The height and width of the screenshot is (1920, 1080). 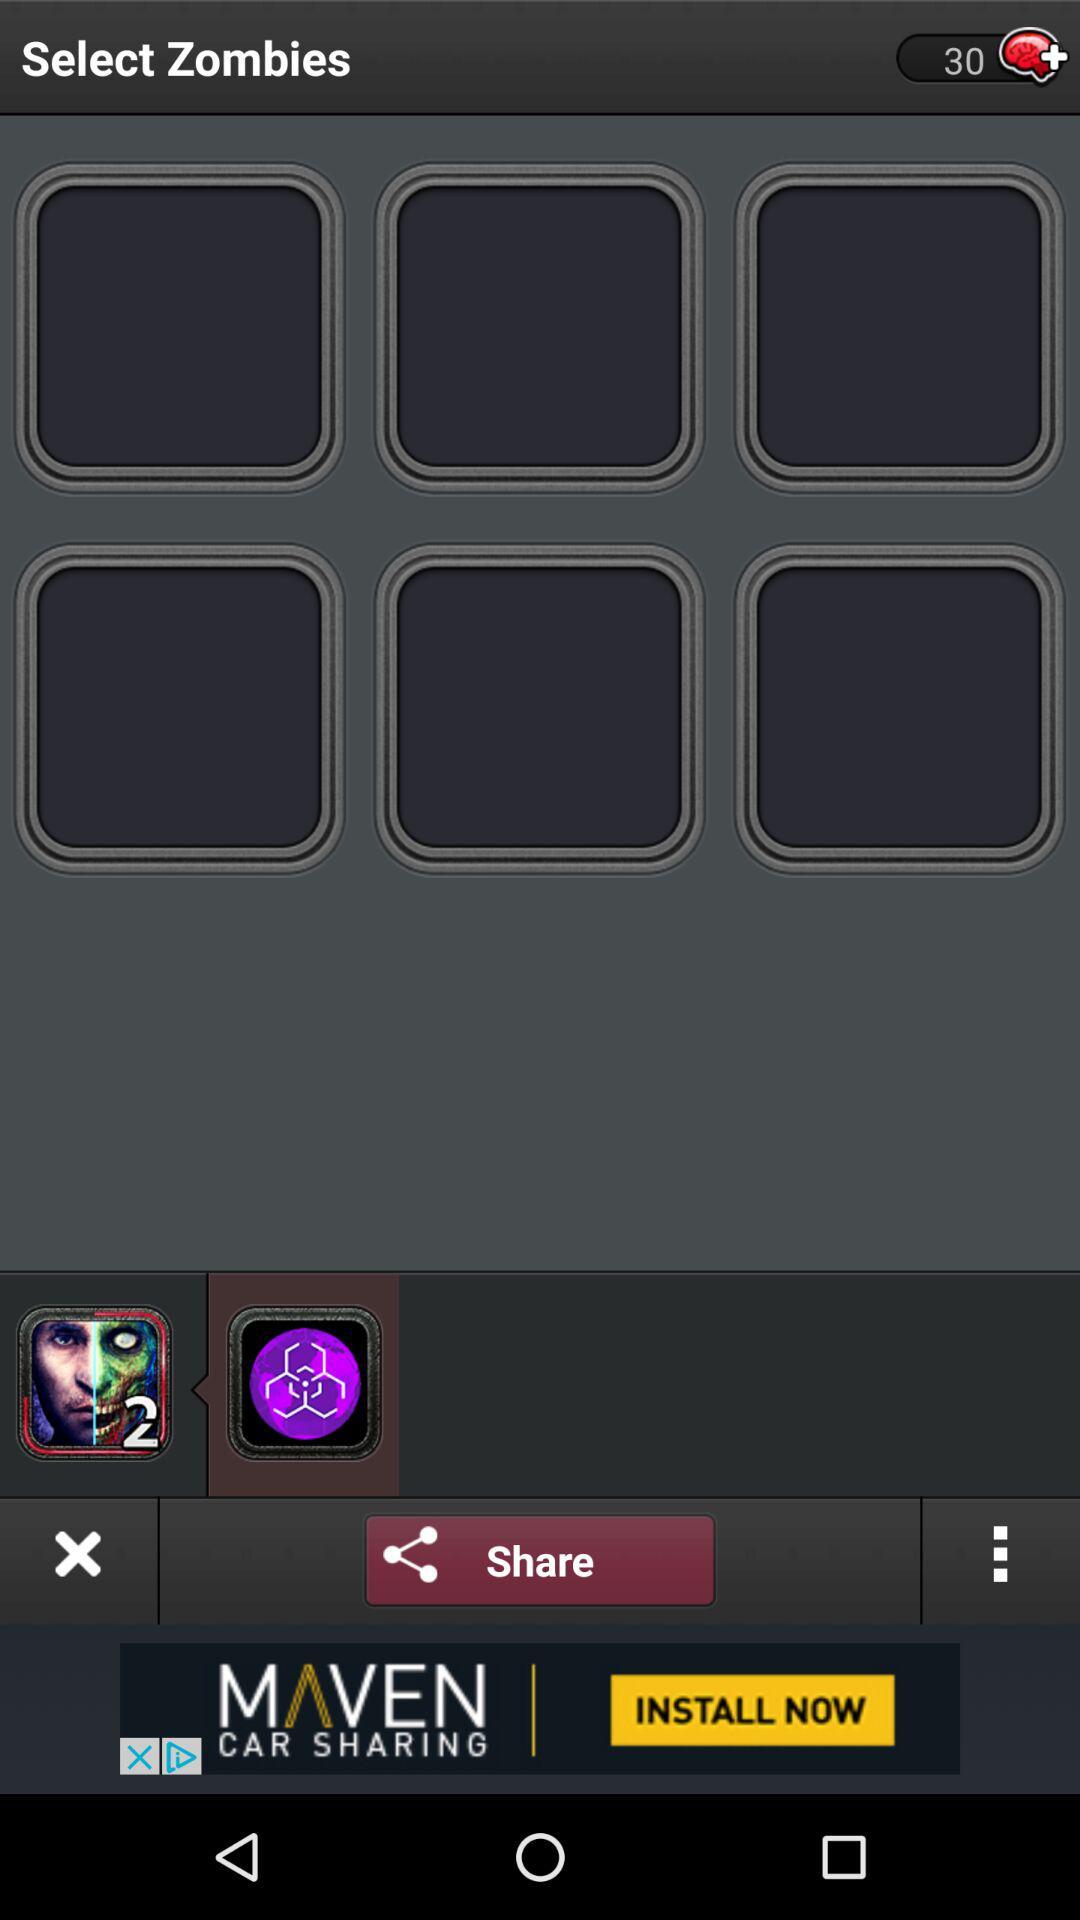 I want to click on the character, so click(x=94, y=1381).